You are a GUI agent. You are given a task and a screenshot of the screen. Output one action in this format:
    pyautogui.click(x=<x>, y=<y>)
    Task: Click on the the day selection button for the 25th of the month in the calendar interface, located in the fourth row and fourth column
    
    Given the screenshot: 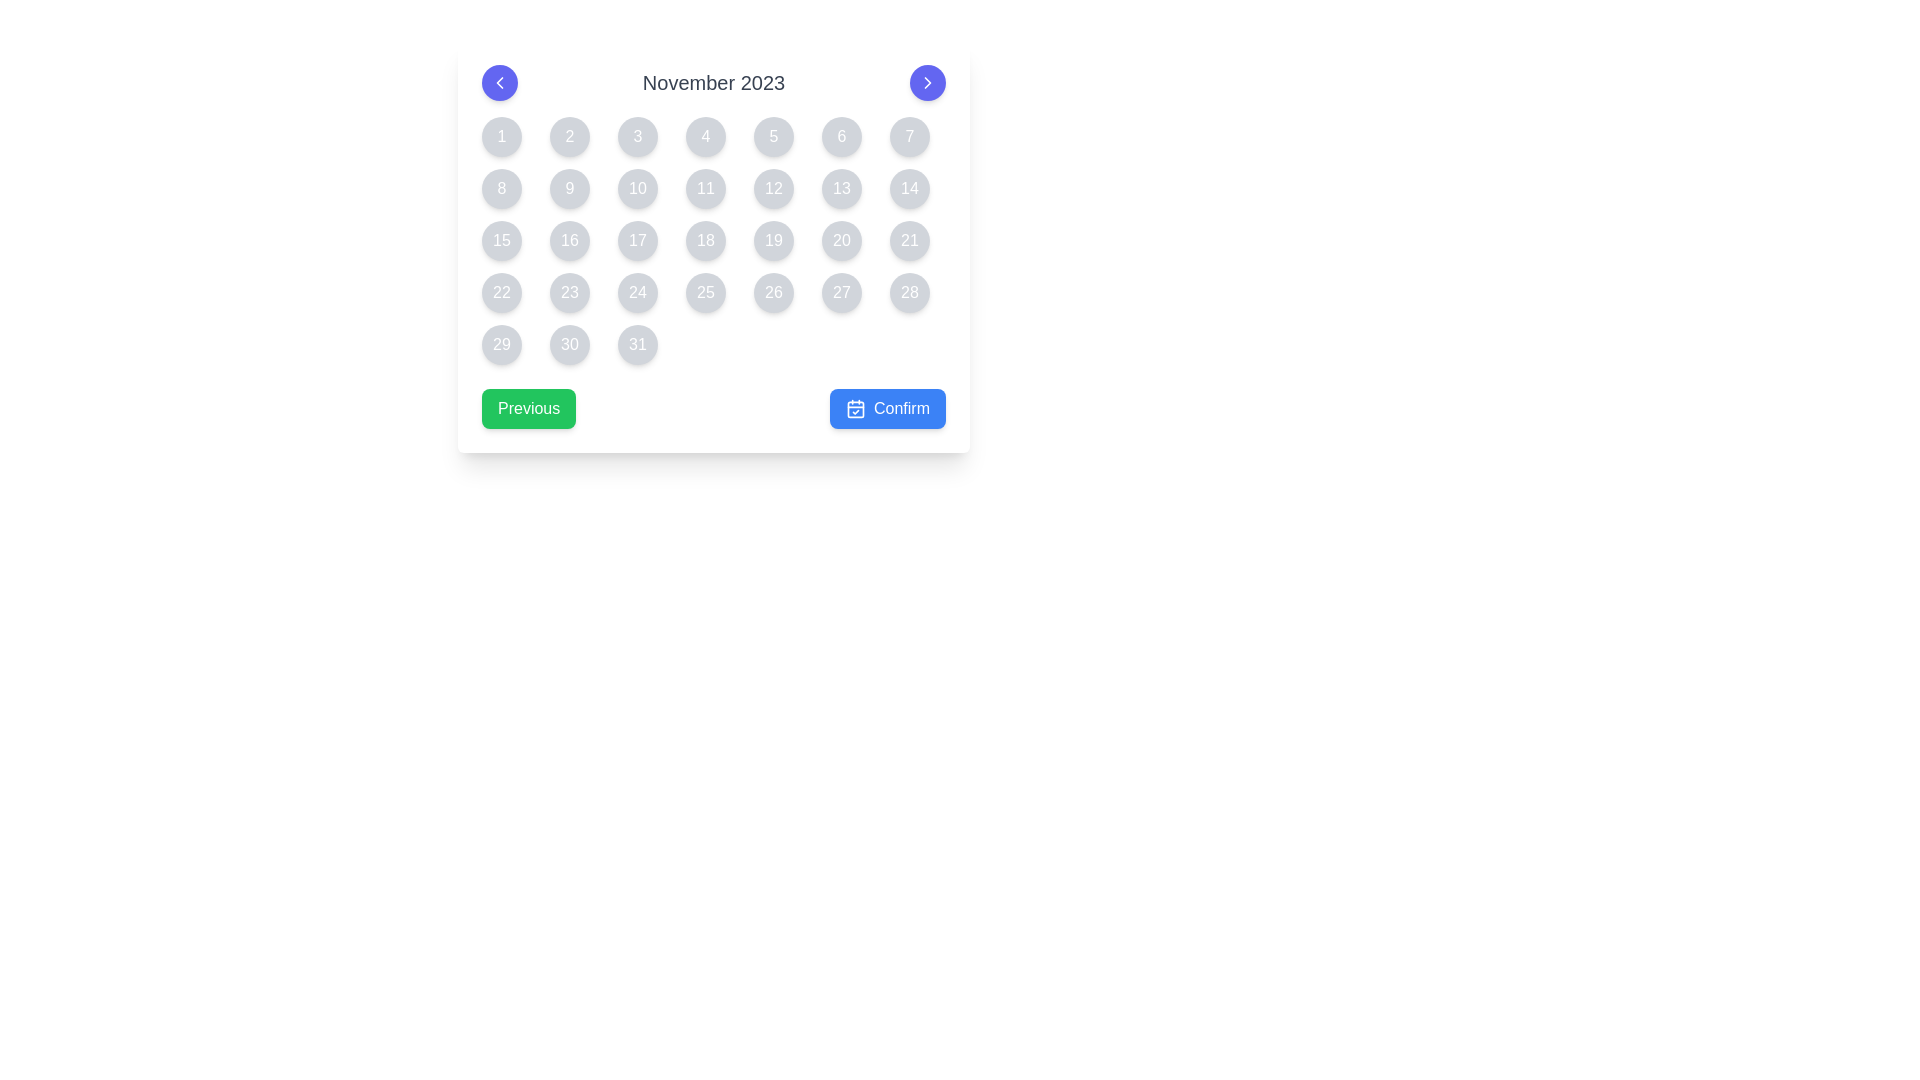 What is the action you would take?
    pyautogui.click(x=705, y=293)
    